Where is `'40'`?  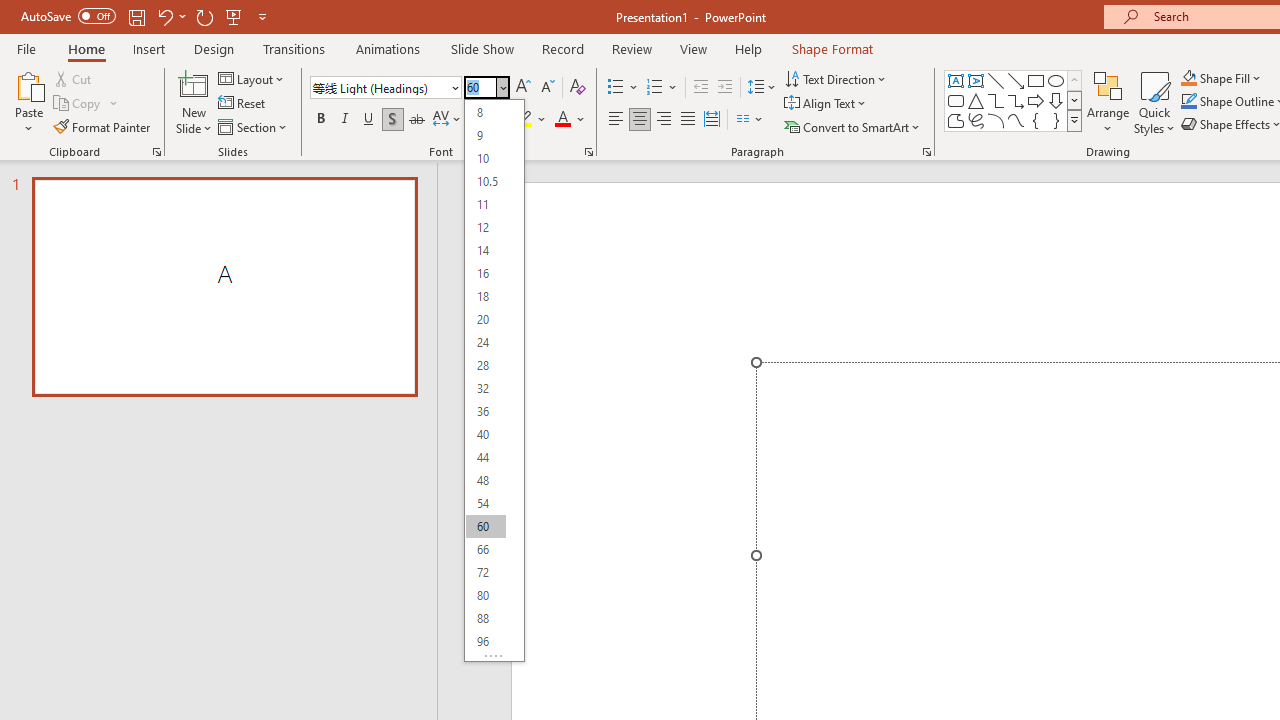 '40' is located at coordinates (485, 433).